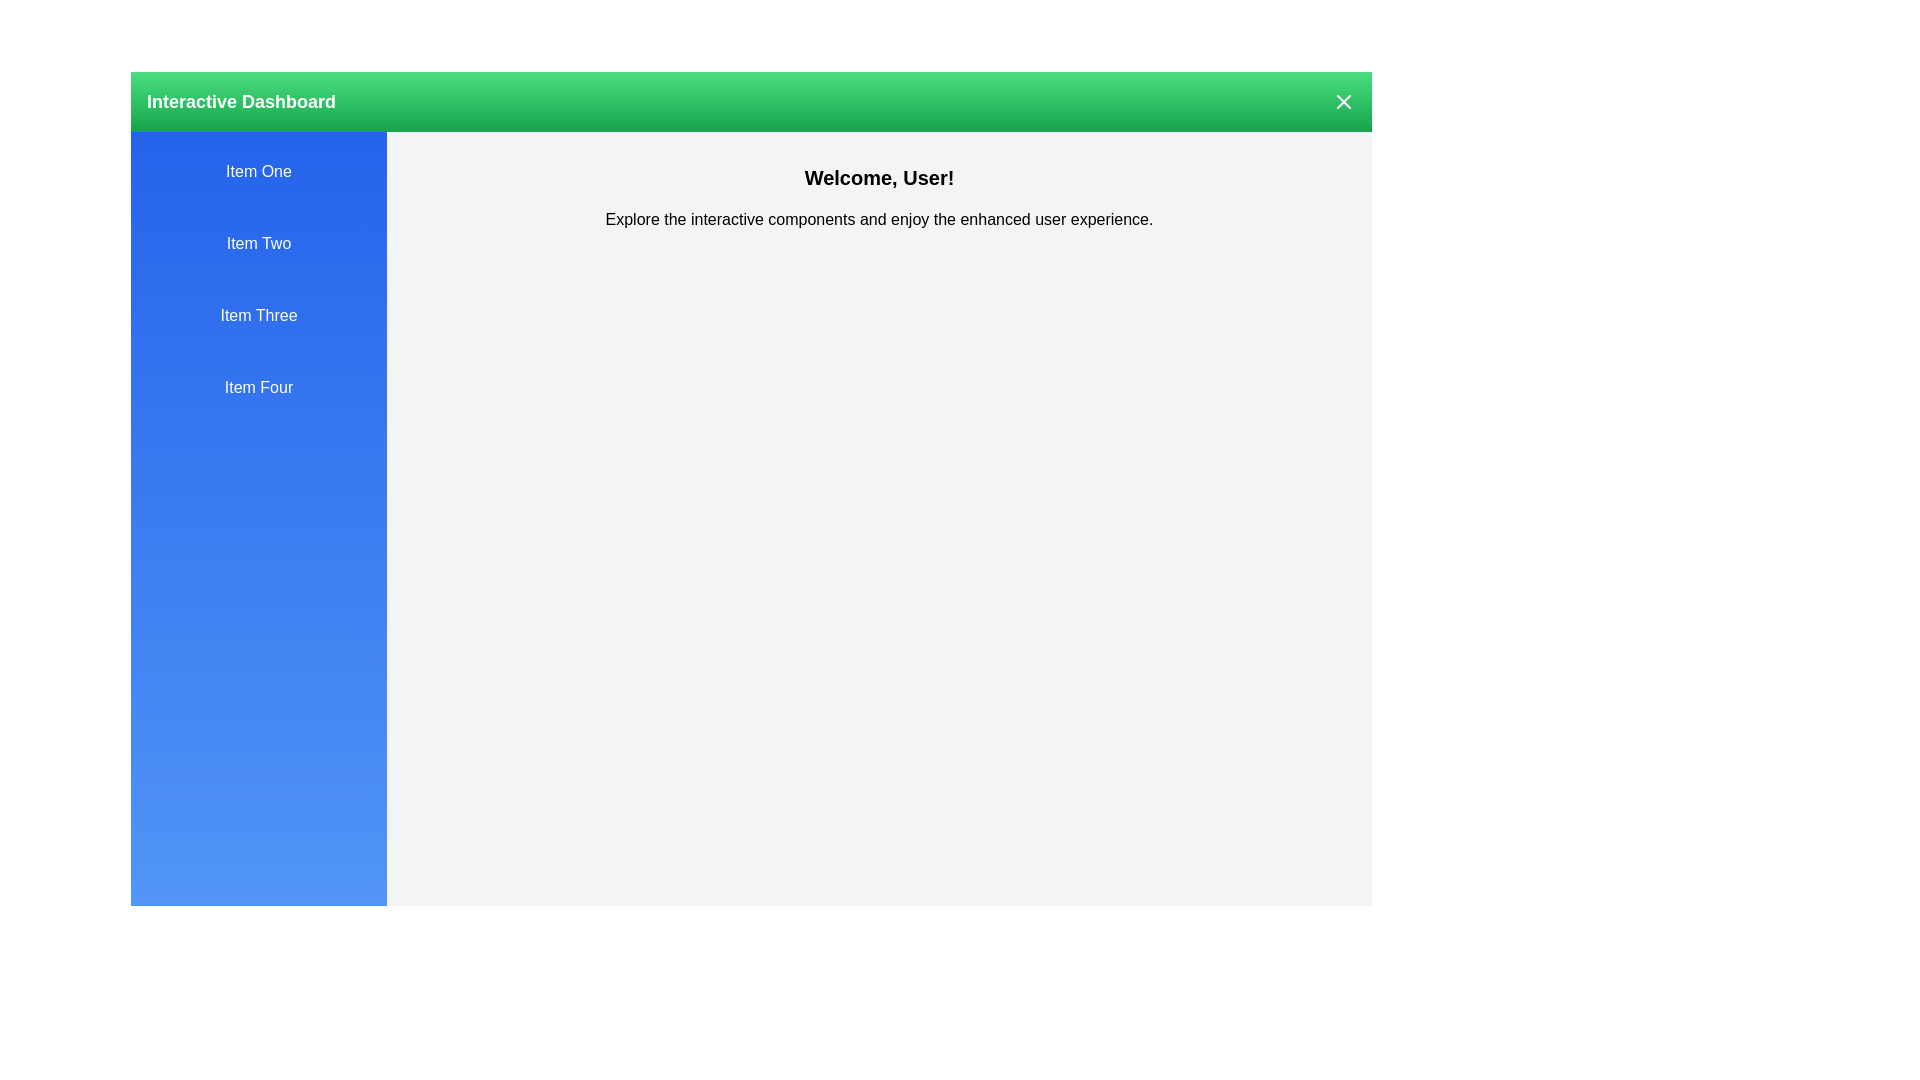 This screenshot has height=1080, width=1920. I want to click on the drawer item Item Four to observe the hover effect, so click(258, 388).